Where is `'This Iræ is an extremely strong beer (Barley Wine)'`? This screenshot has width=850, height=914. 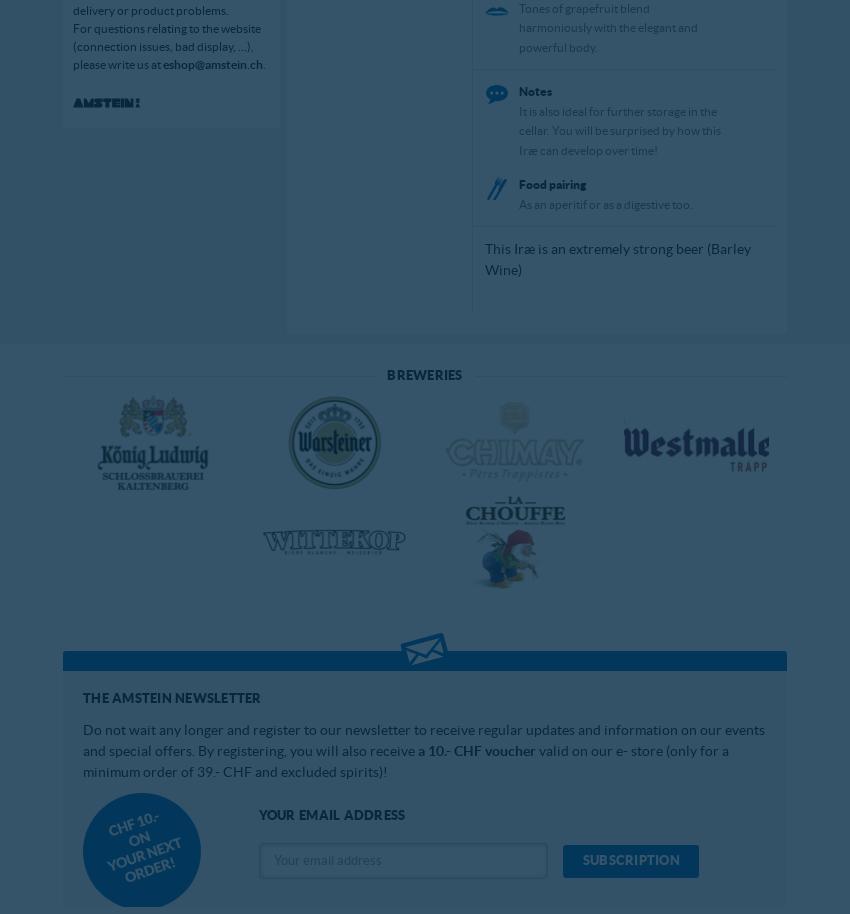 'This Iræ is an extremely strong beer (Barley Wine)' is located at coordinates (617, 258).